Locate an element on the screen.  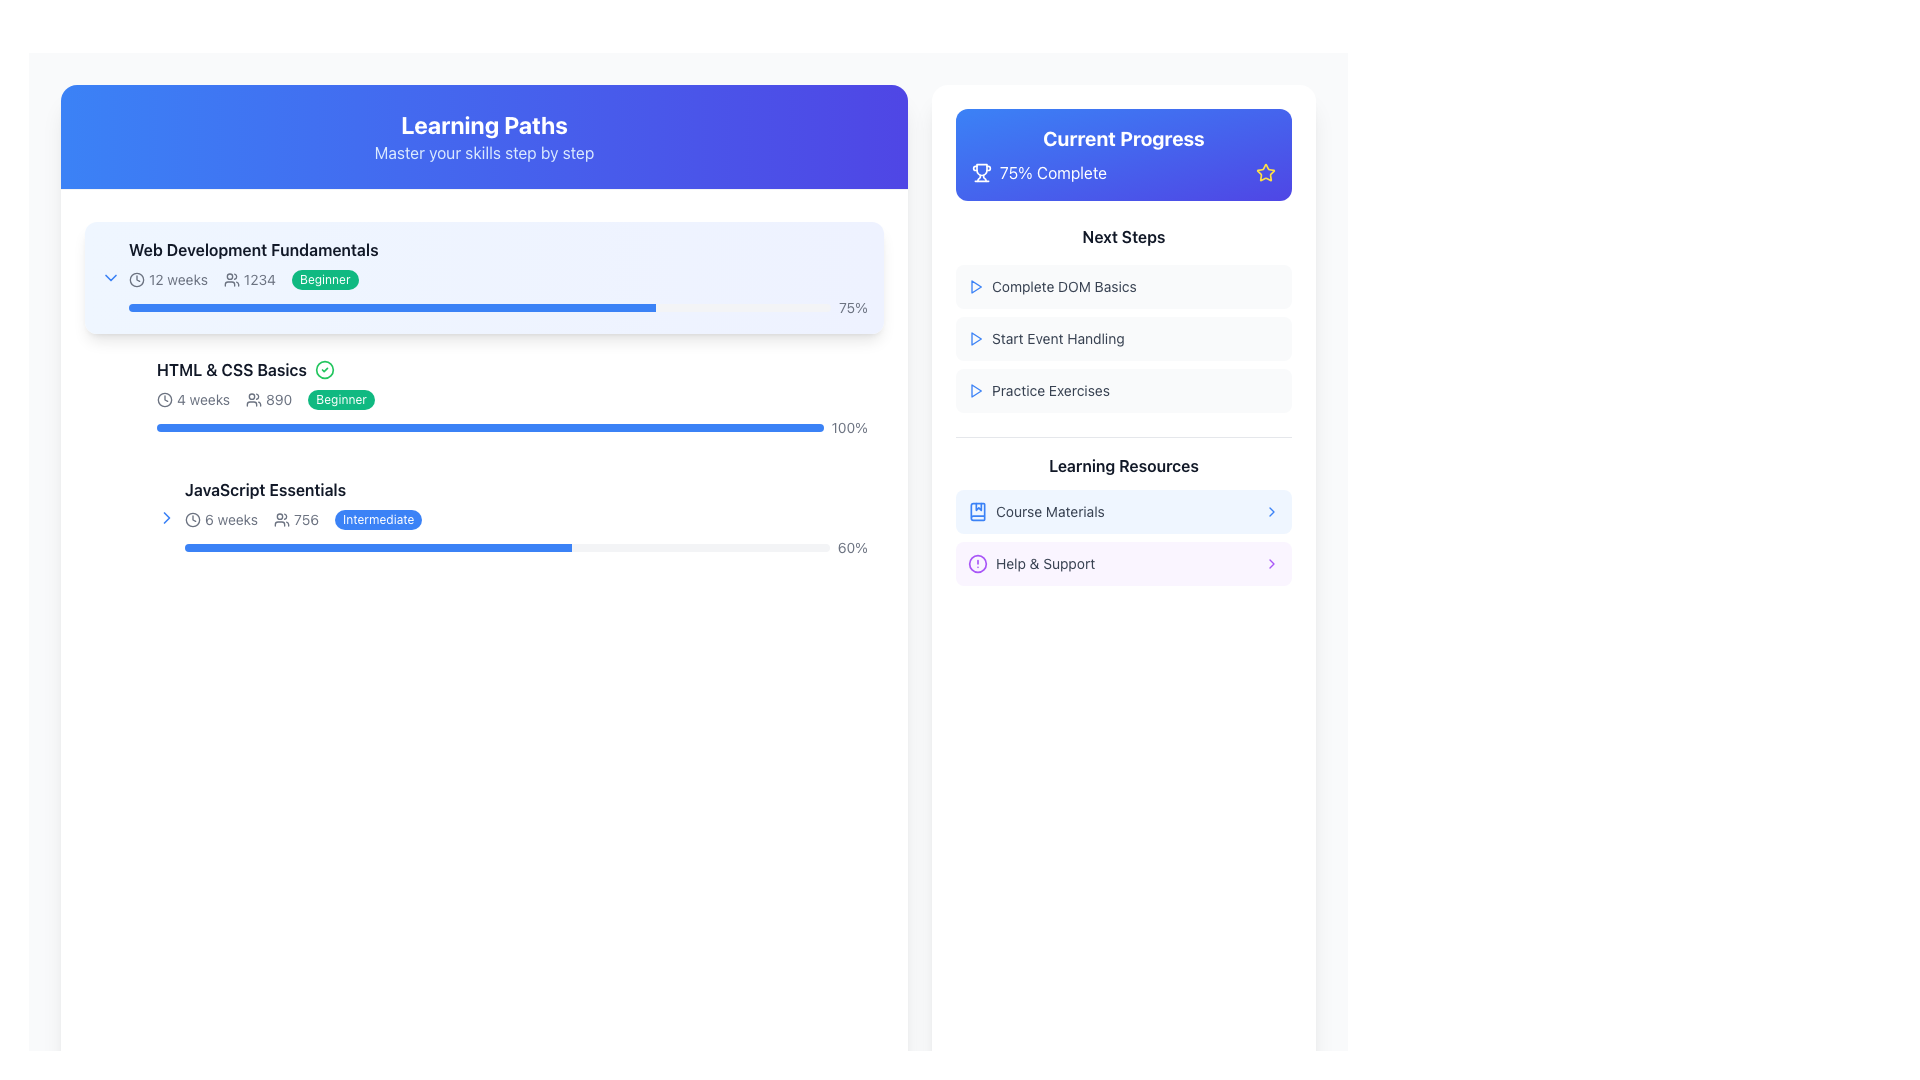
the 'JavaScript Essentials' course summary item is located at coordinates (512, 516).